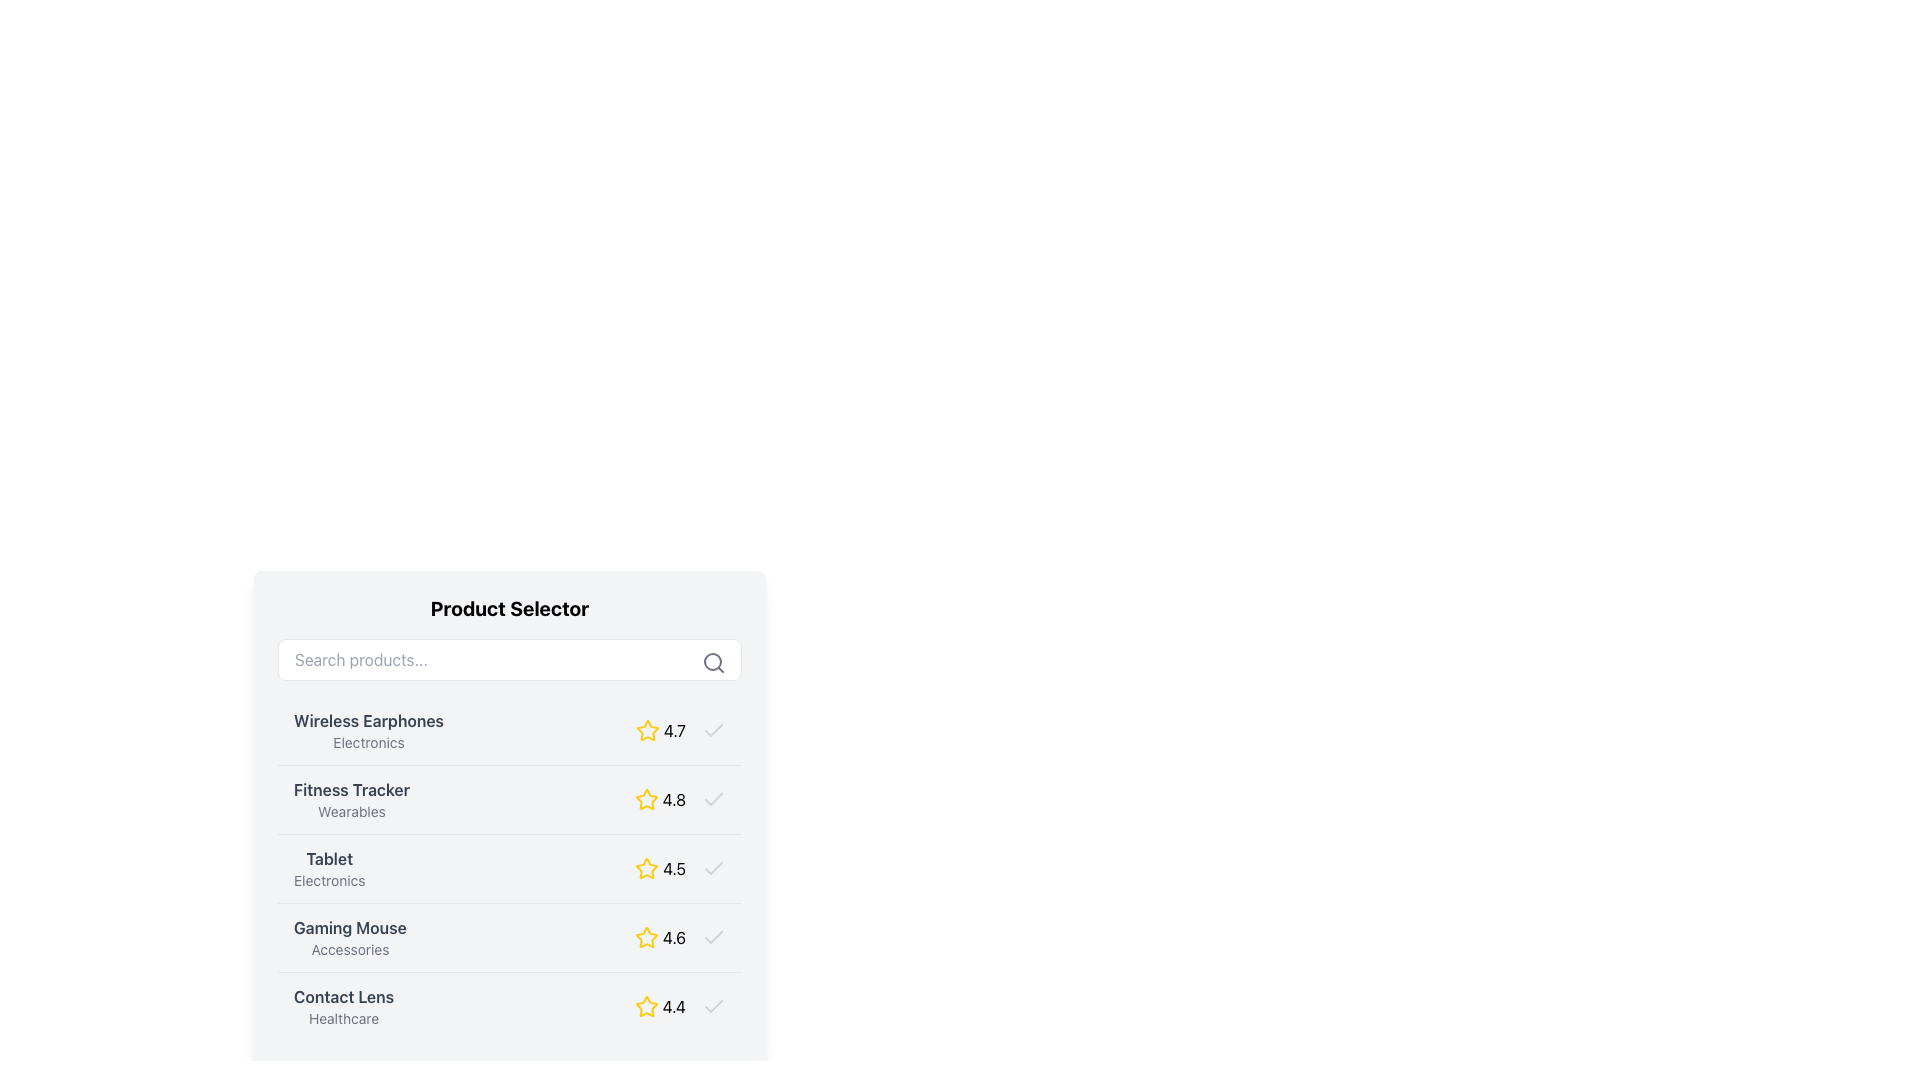  What do you see at coordinates (647, 731) in the screenshot?
I see `the vibrant yellow star icon located to the left of the rating score '4.7' under the 'Product Selector' header for 'Wireless Earphones'` at bounding box center [647, 731].